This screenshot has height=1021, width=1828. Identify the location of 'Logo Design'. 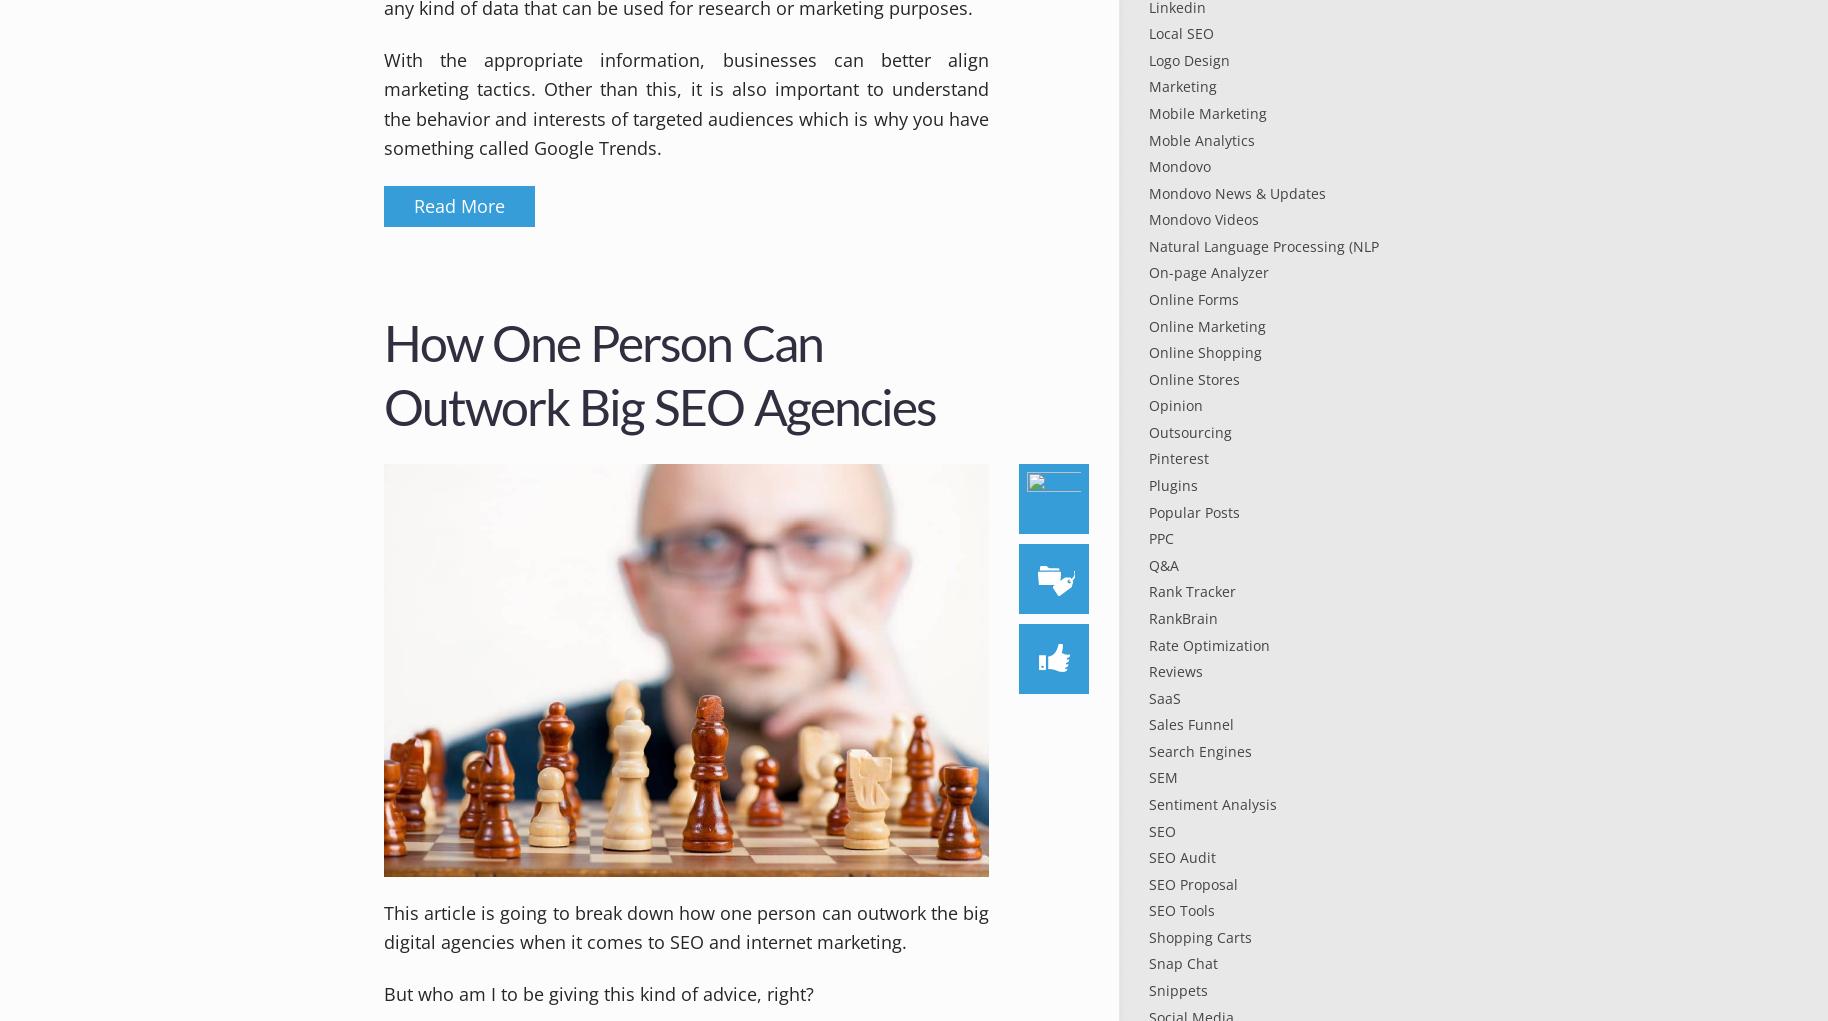
(1188, 59).